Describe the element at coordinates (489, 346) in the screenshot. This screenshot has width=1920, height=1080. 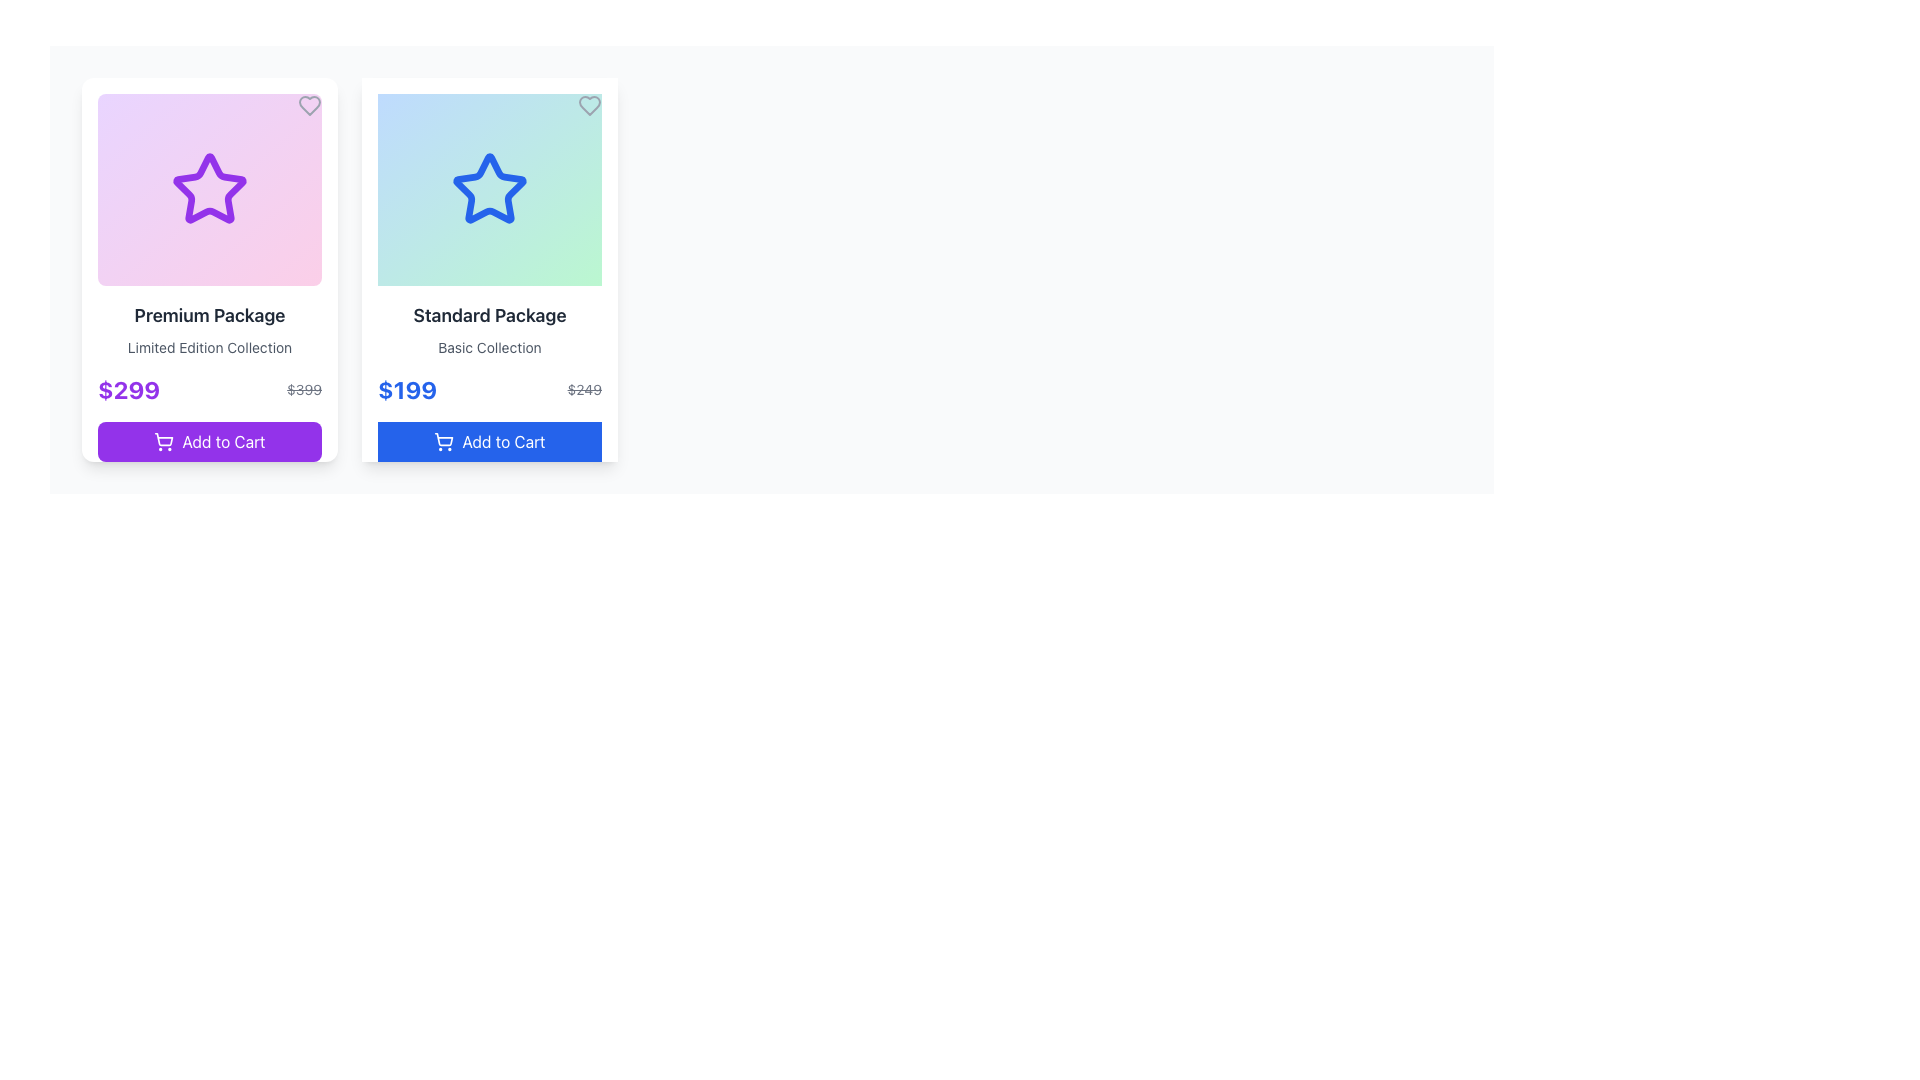
I see `description text displayed below the 'Standard Package' label in the product card` at that location.